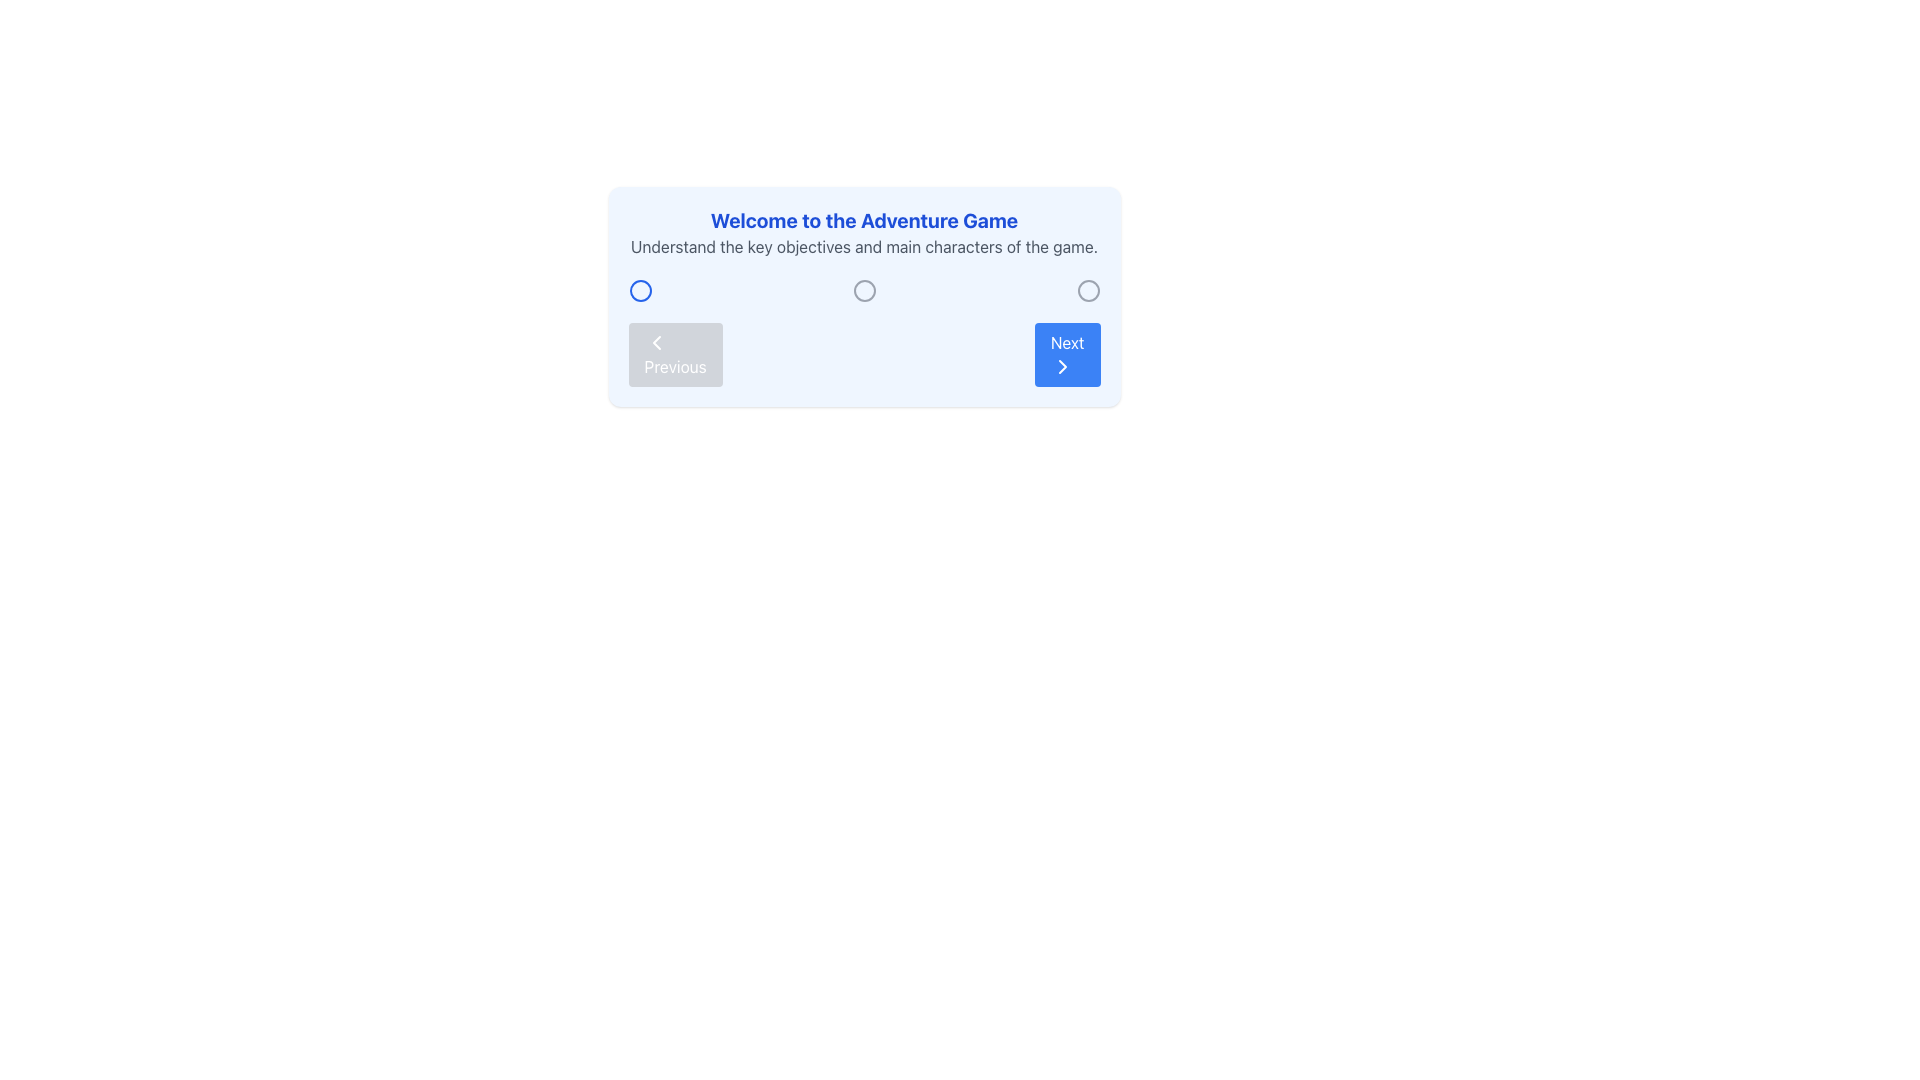  Describe the element at coordinates (864, 231) in the screenshot. I see `informational text element located at the top section of the light blue panel, which combines a heading and a subtext, providing an overview of the game's objectives and main characters` at that location.